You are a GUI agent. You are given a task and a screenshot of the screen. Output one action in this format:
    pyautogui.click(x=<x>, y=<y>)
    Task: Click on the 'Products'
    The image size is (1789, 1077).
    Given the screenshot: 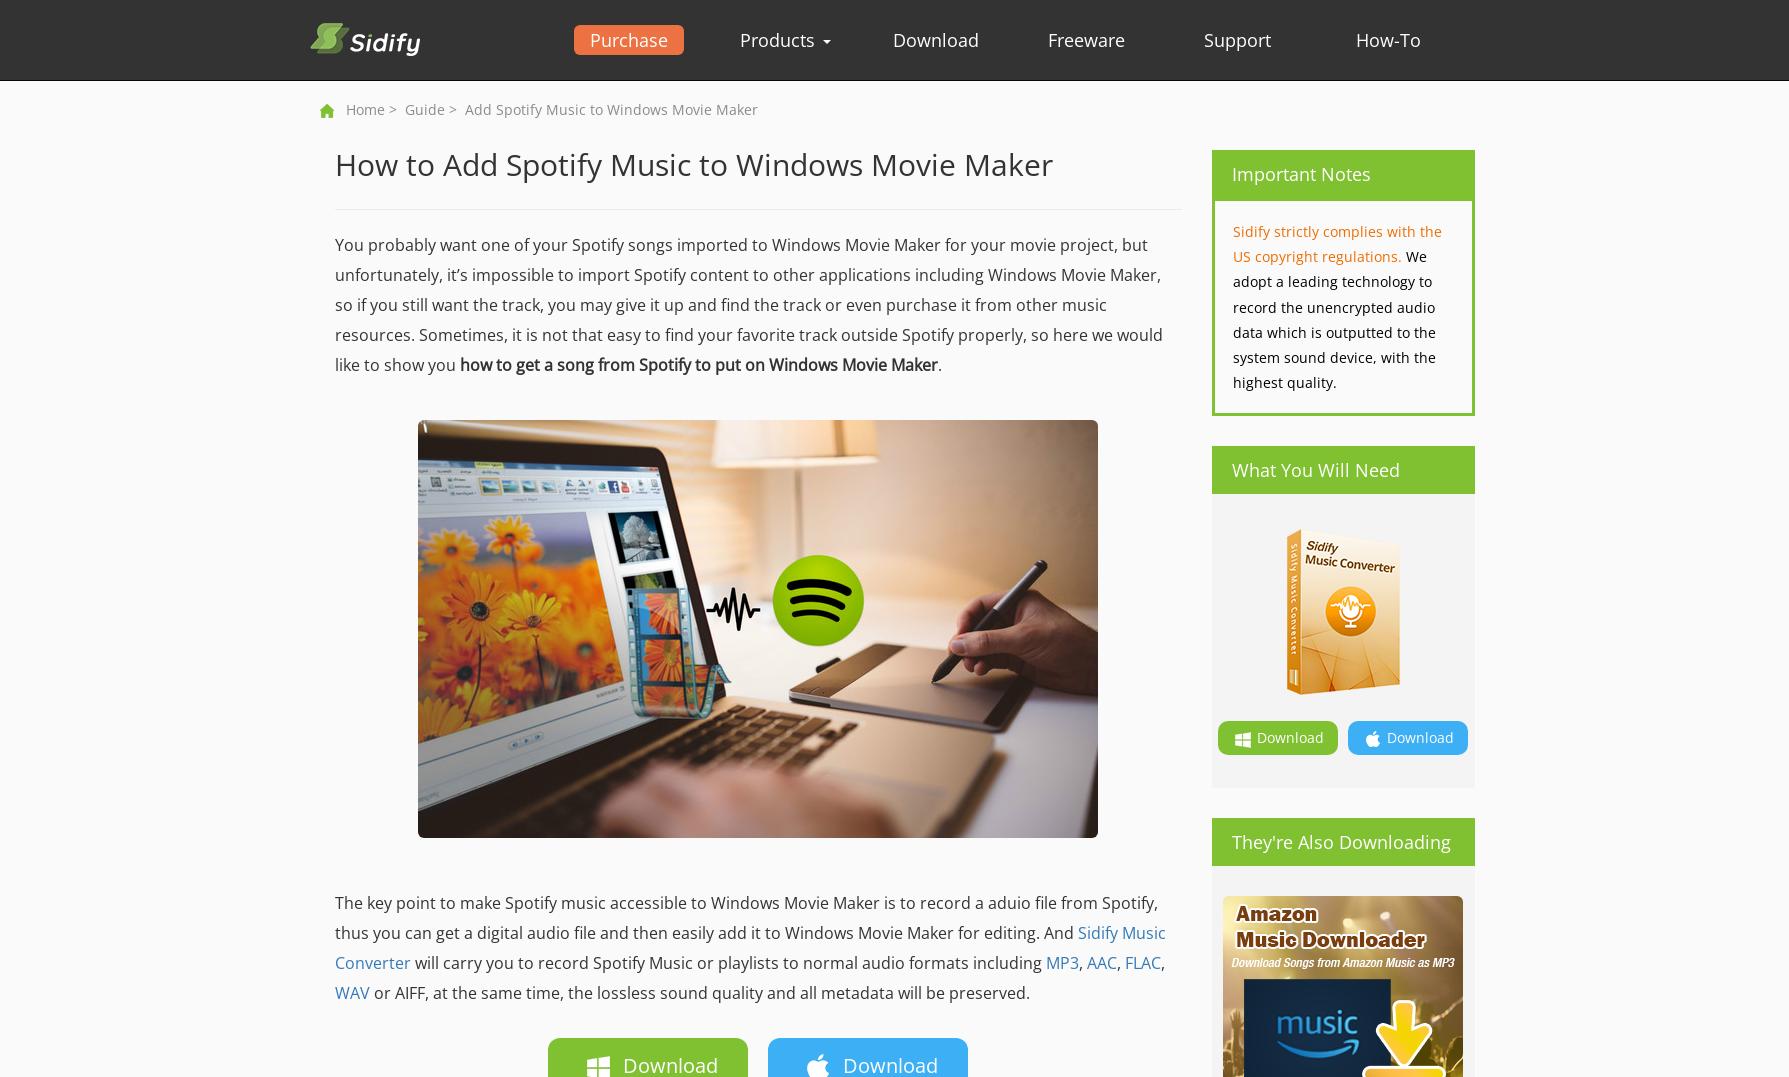 What is the action you would take?
    pyautogui.click(x=778, y=38)
    